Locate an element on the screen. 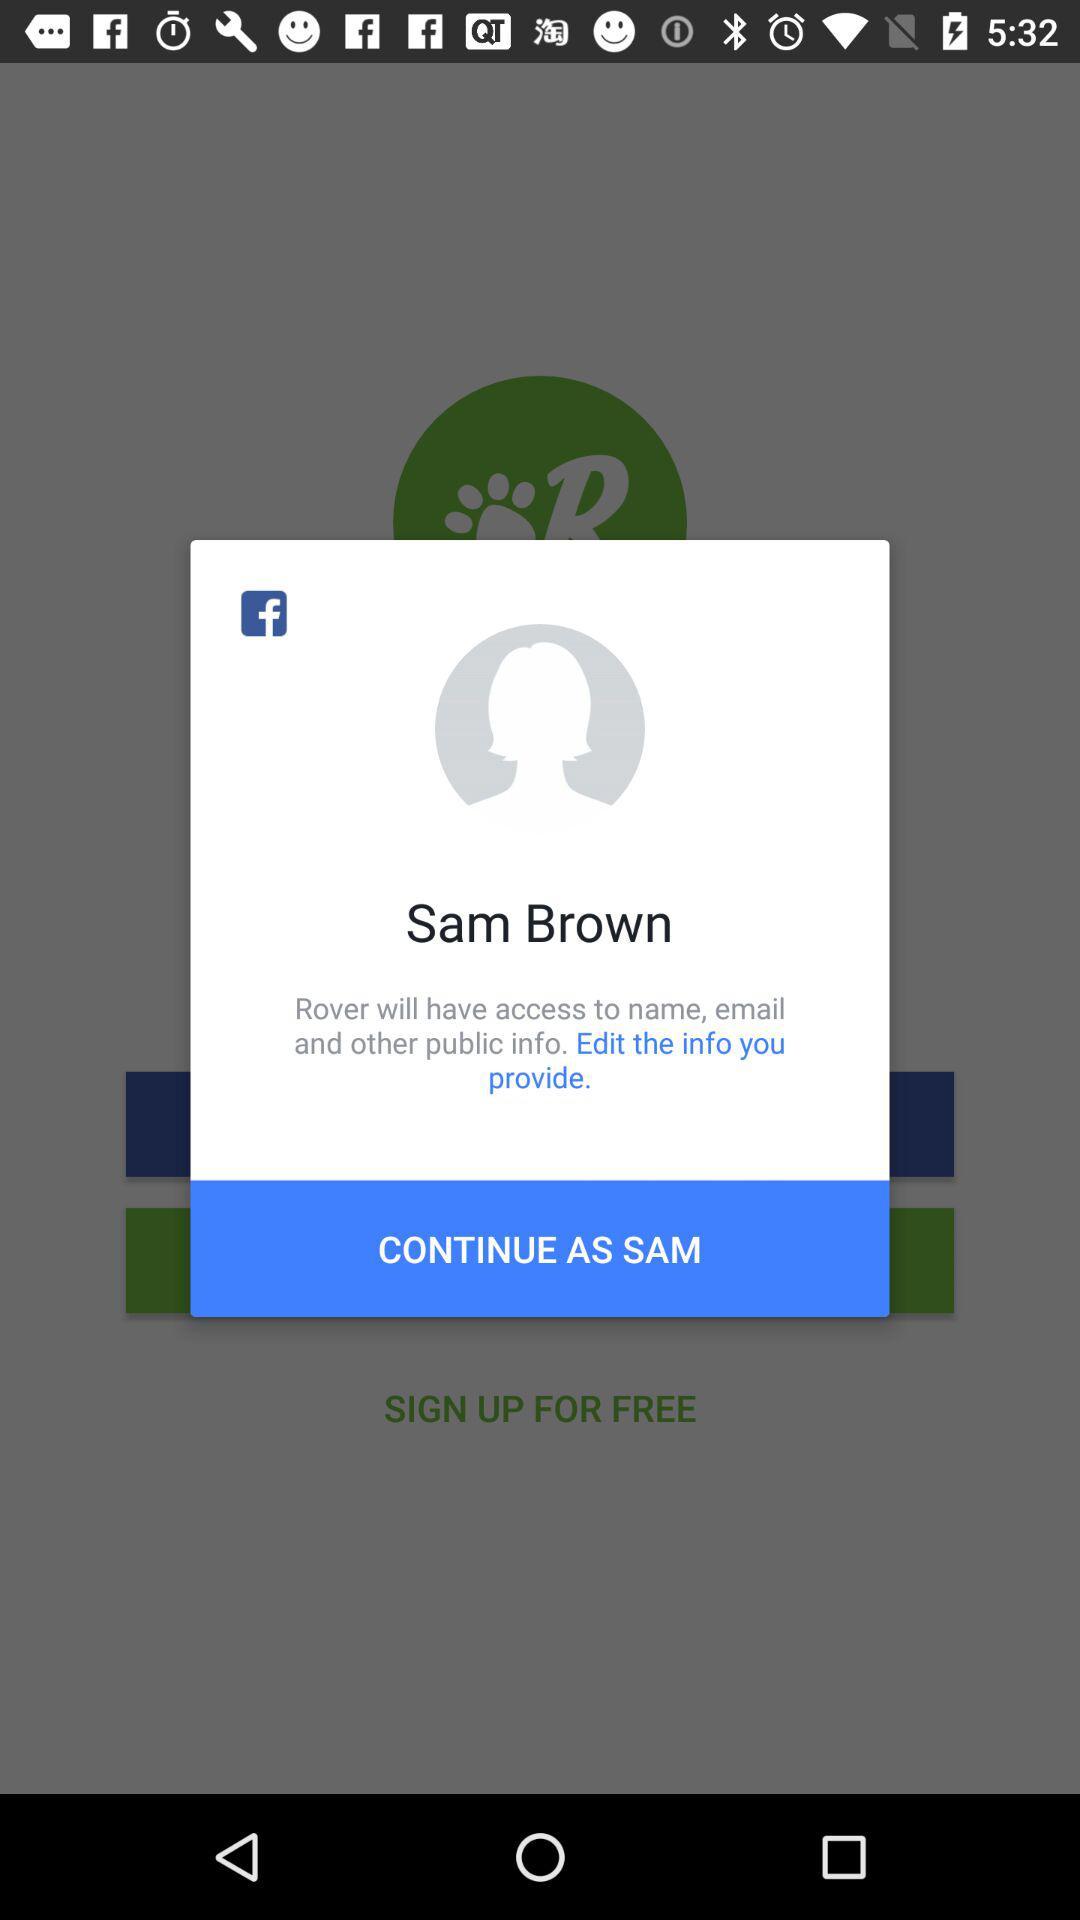 The image size is (1080, 1920). item below sam brown icon is located at coordinates (540, 1041).